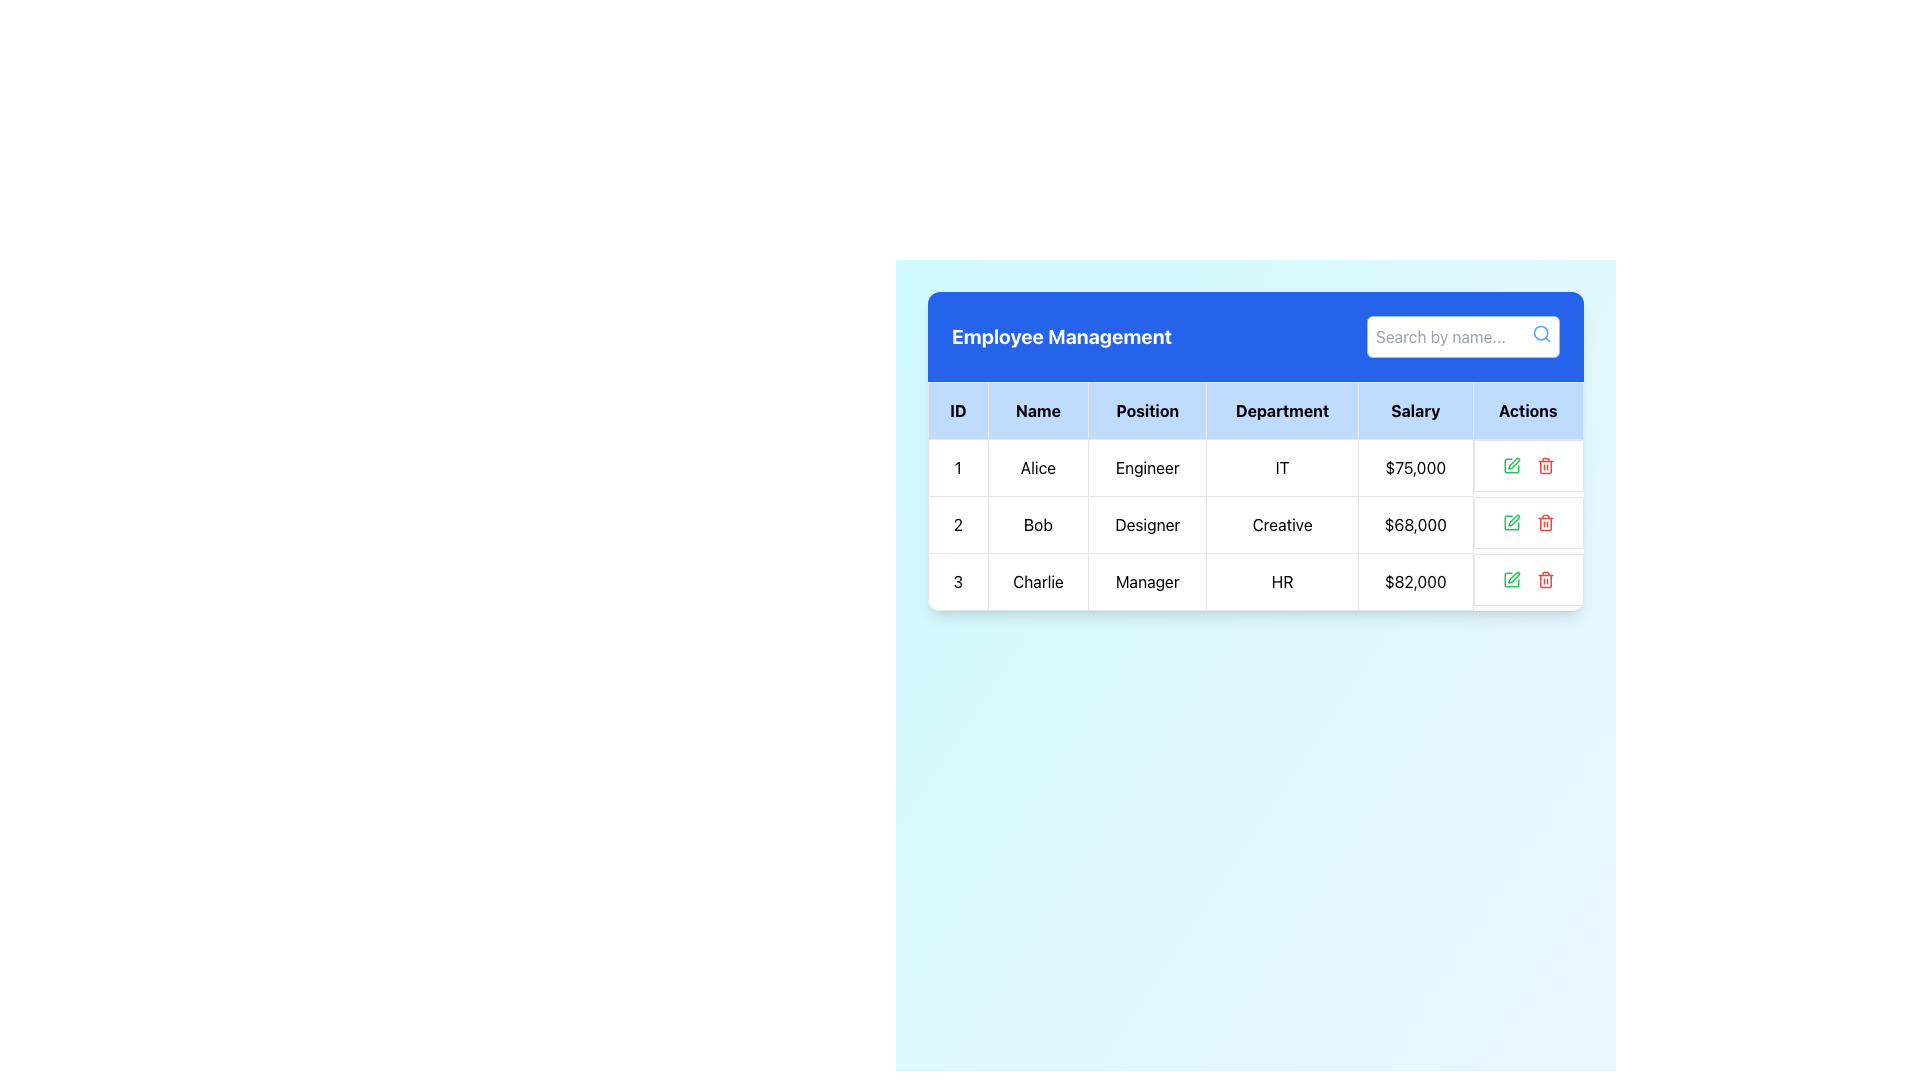 The width and height of the screenshot is (1920, 1080). I want to click on the 'Department' table header, which is the fourth column header in a grid layout with a light blue background and bold black text, so click(1282, 410).